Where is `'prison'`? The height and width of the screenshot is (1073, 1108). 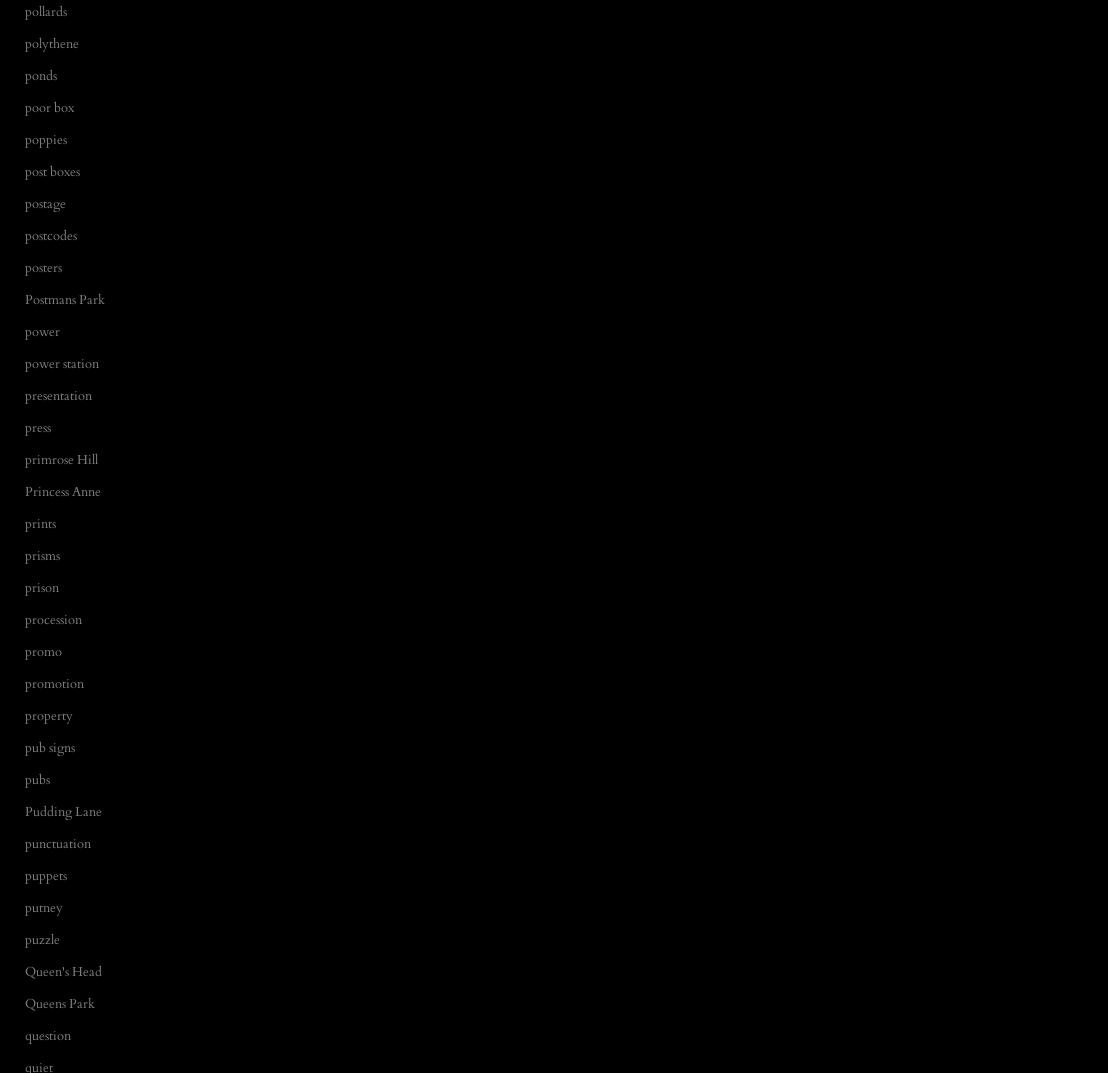 'prison' is located at coordinates (41, 587).